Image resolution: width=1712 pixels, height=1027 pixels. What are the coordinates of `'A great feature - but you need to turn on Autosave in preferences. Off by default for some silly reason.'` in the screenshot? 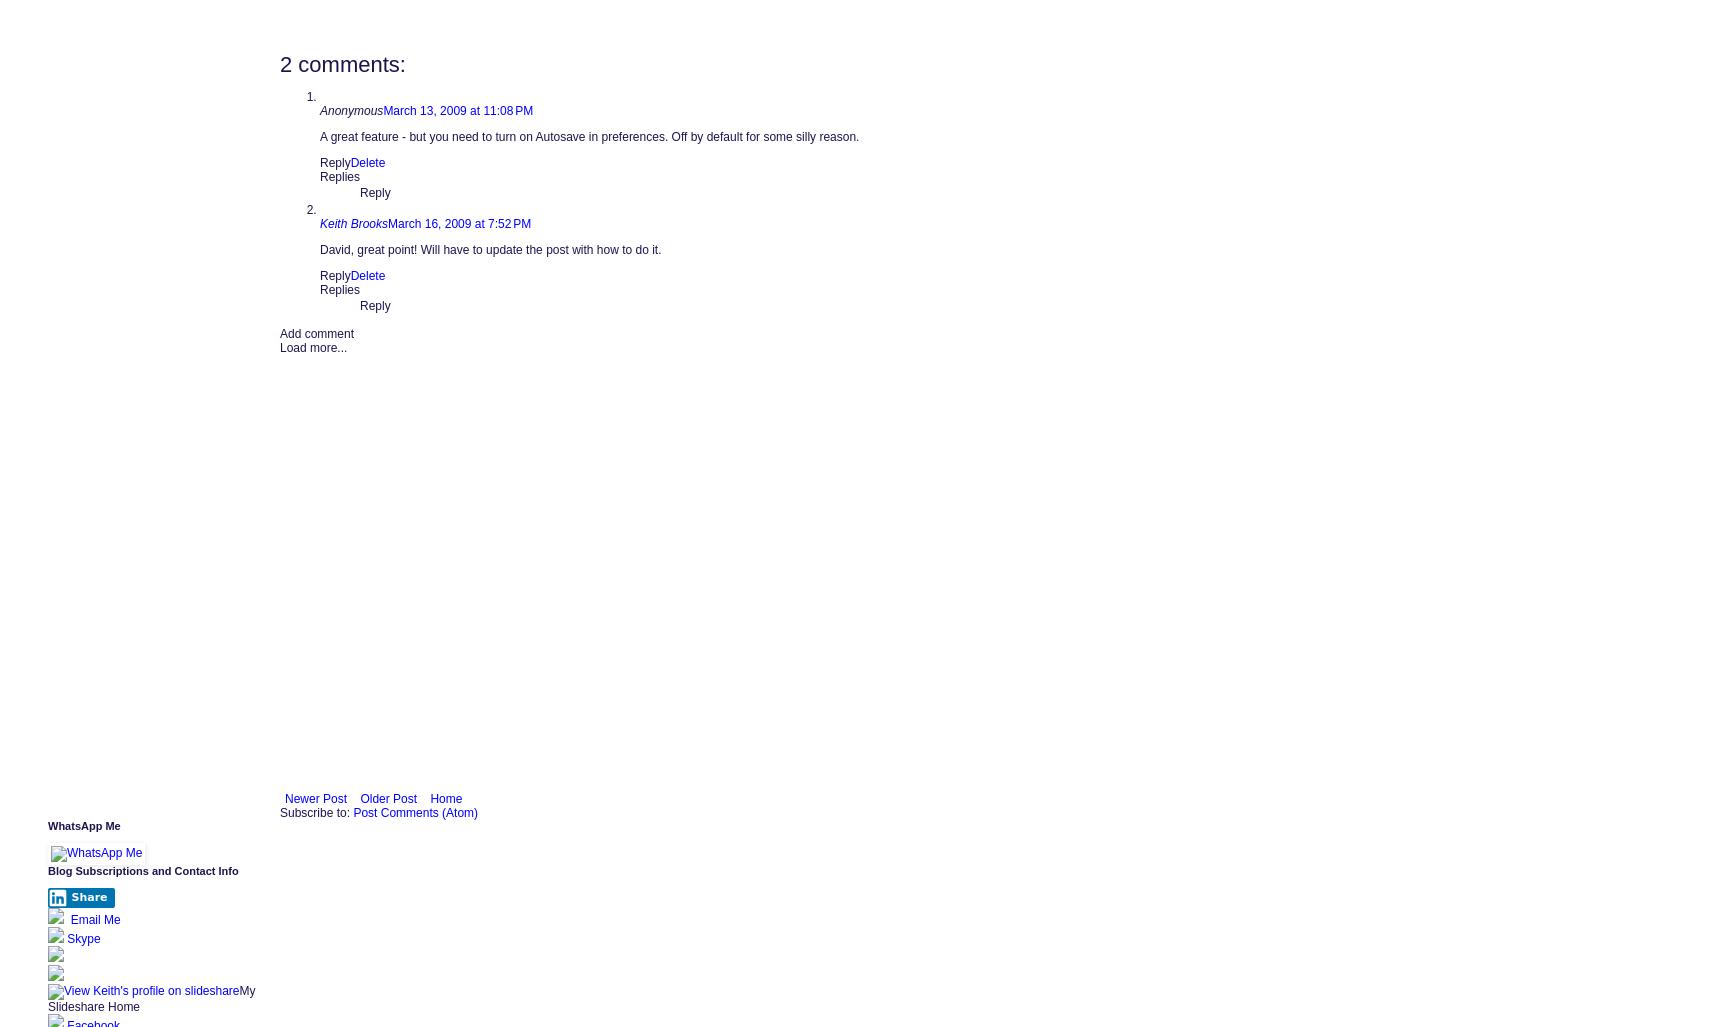 It's located at (588, 137).